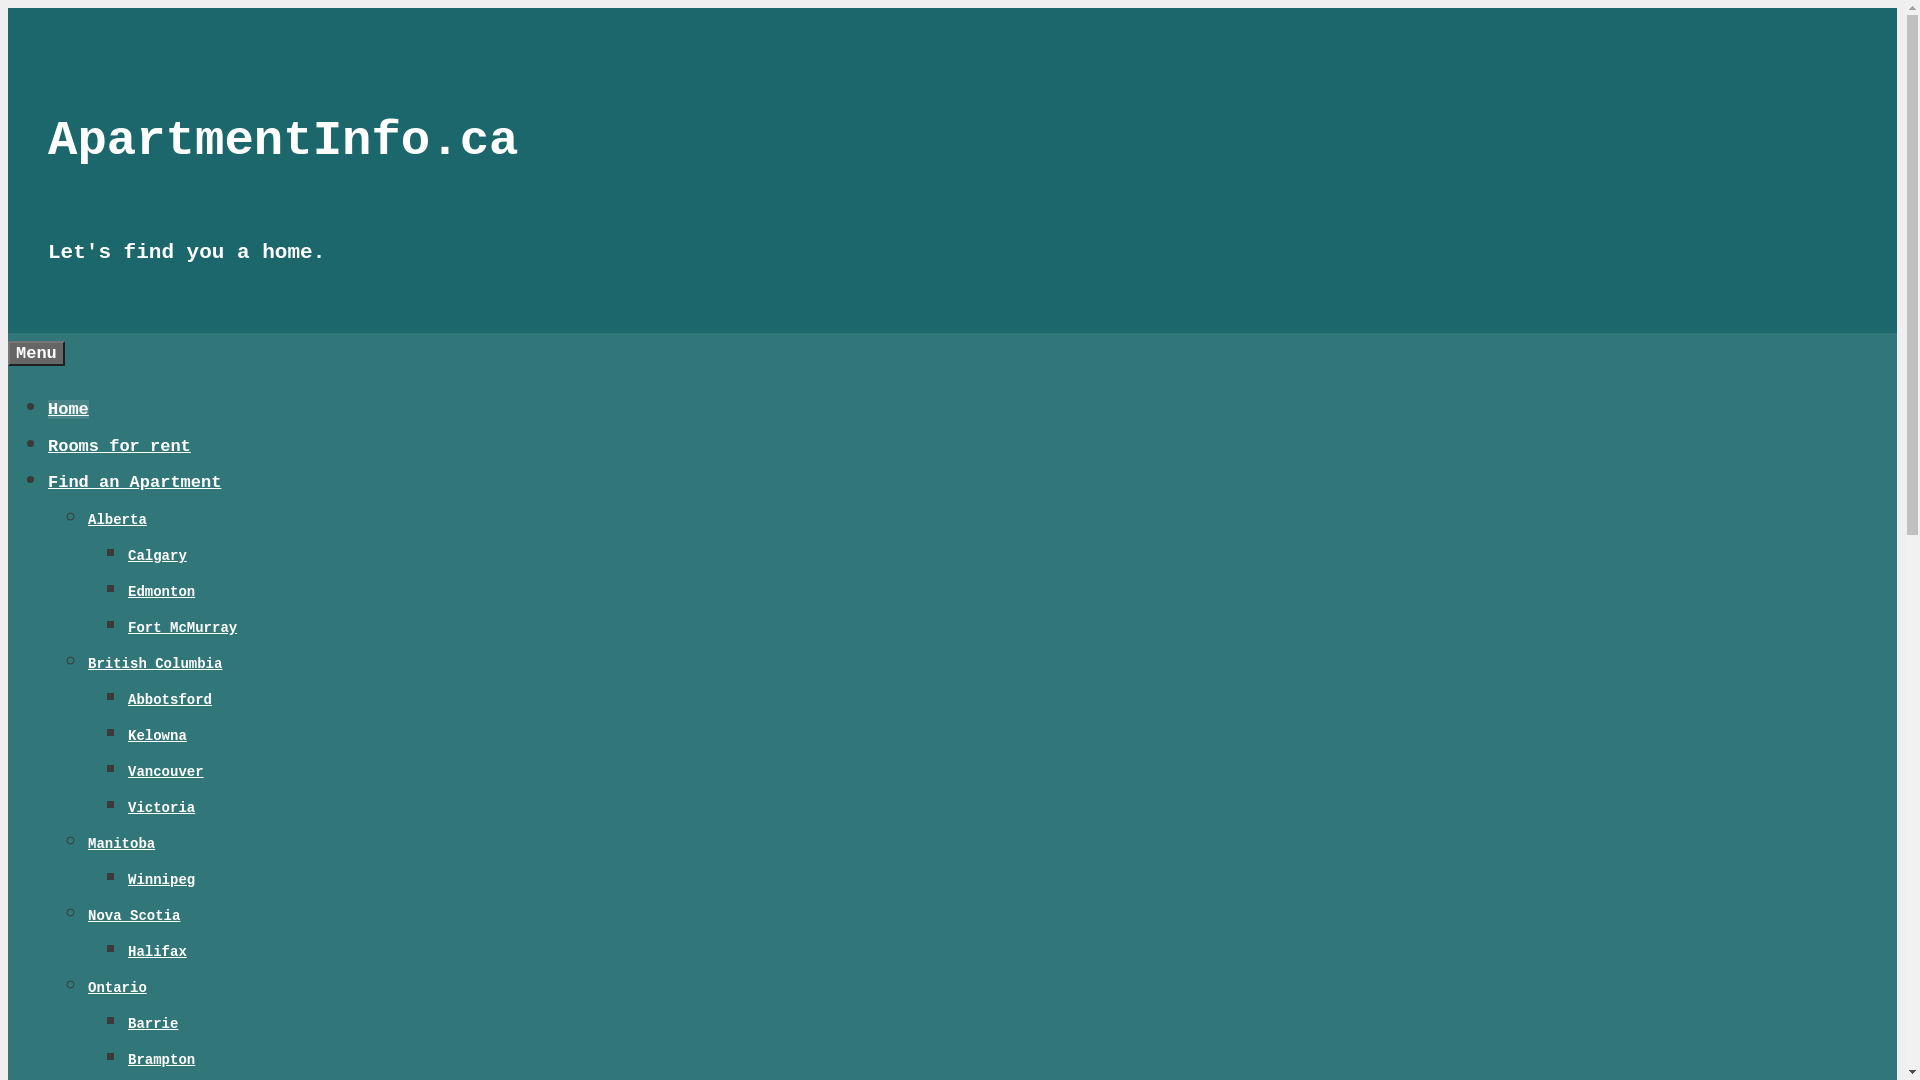 The width and height of the screenshot is (1920, 1080). I want to click on 'Brampton', so click(161, 1059).